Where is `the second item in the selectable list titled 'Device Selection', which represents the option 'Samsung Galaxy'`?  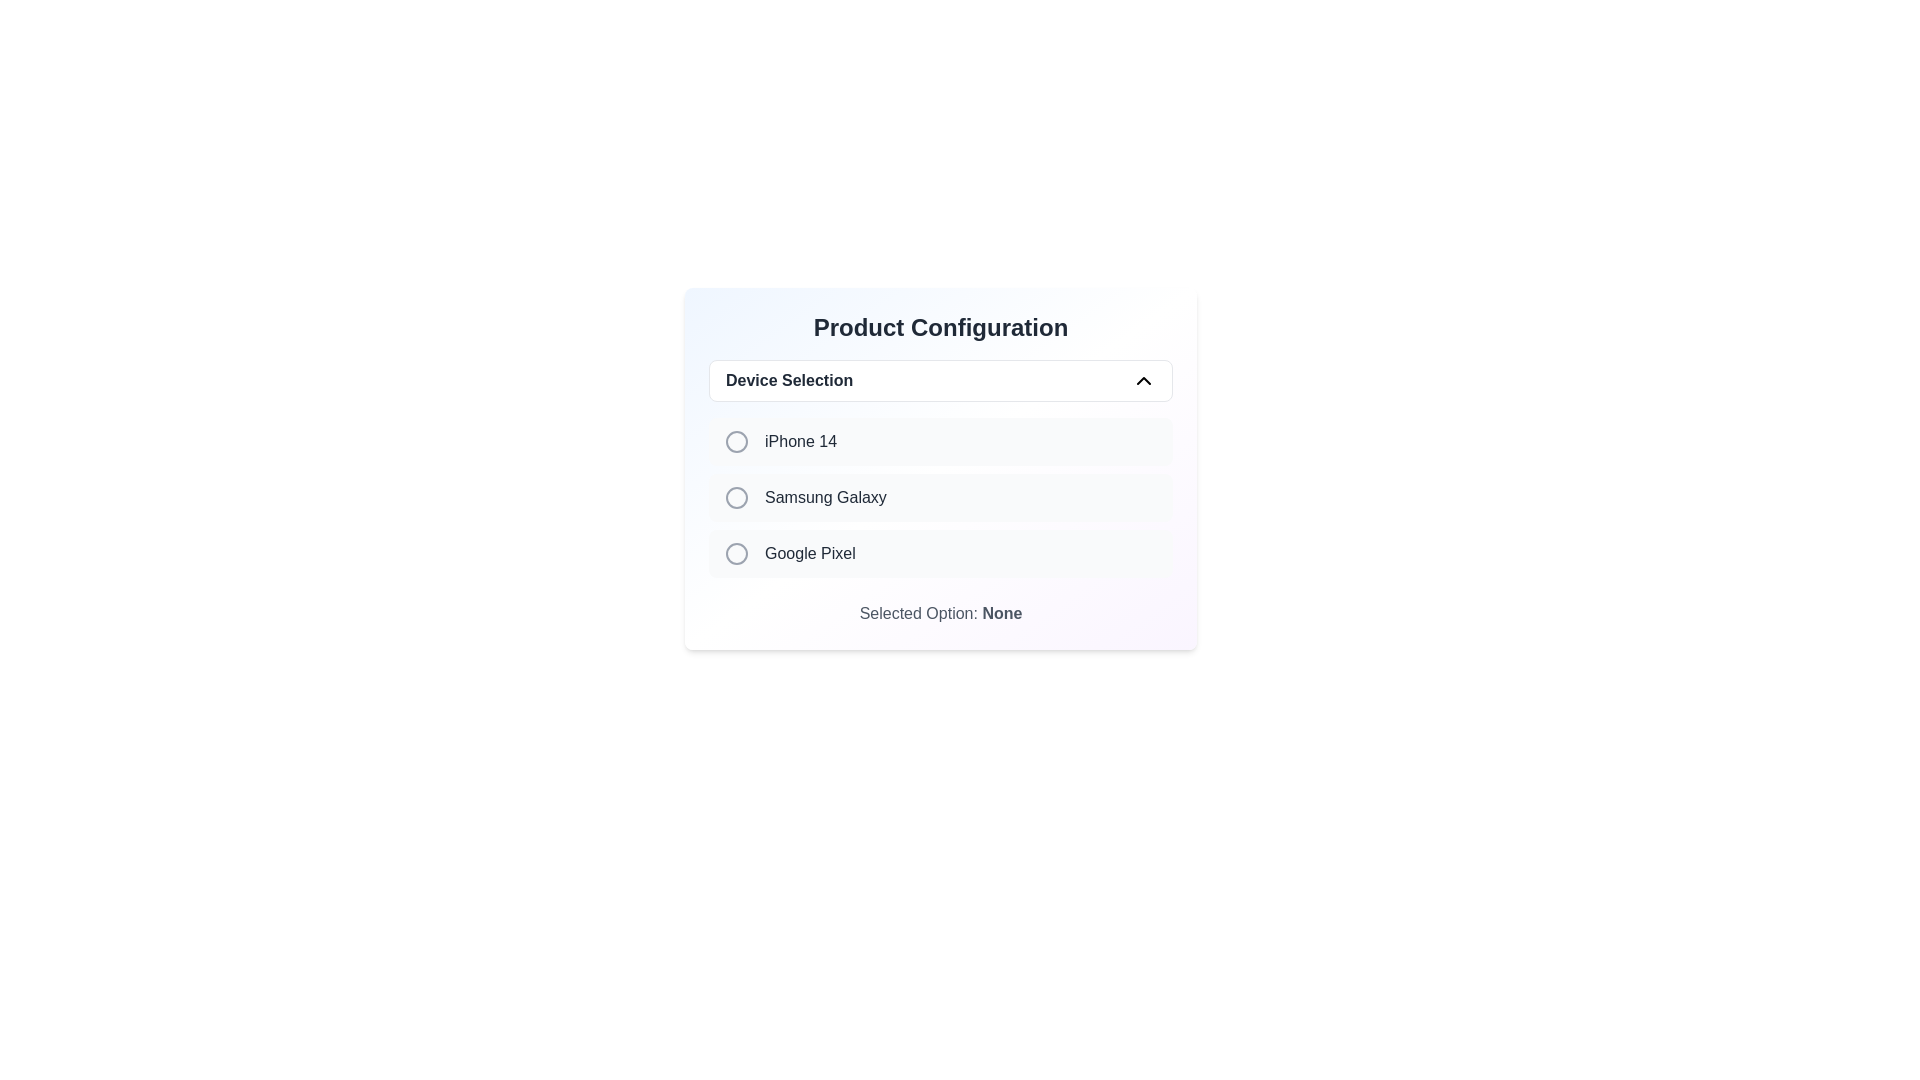
the second item in the selectable list titled 'Device Selection', which represents the option 'Samsung Galaxy' is located at coordinates (939, 496).